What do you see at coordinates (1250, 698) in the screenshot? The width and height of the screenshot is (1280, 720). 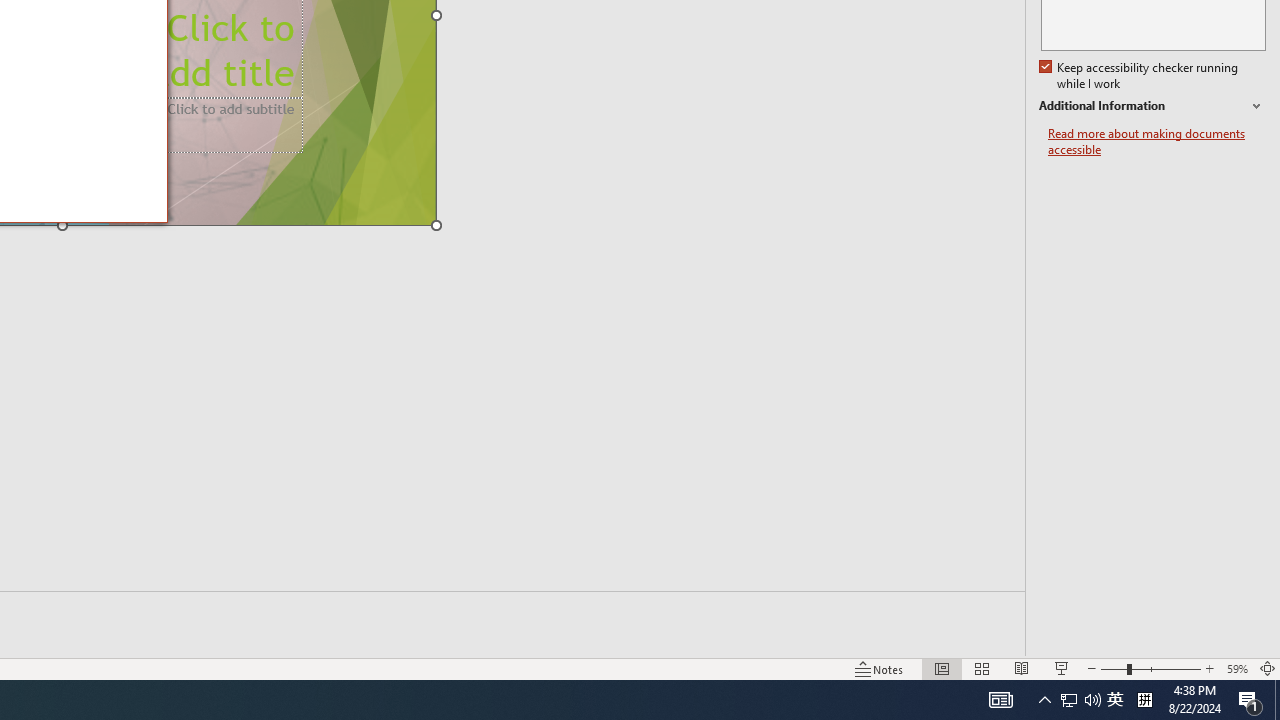 I see `'Action Center, 1 new notification'` at bounding box center [1250, 698].